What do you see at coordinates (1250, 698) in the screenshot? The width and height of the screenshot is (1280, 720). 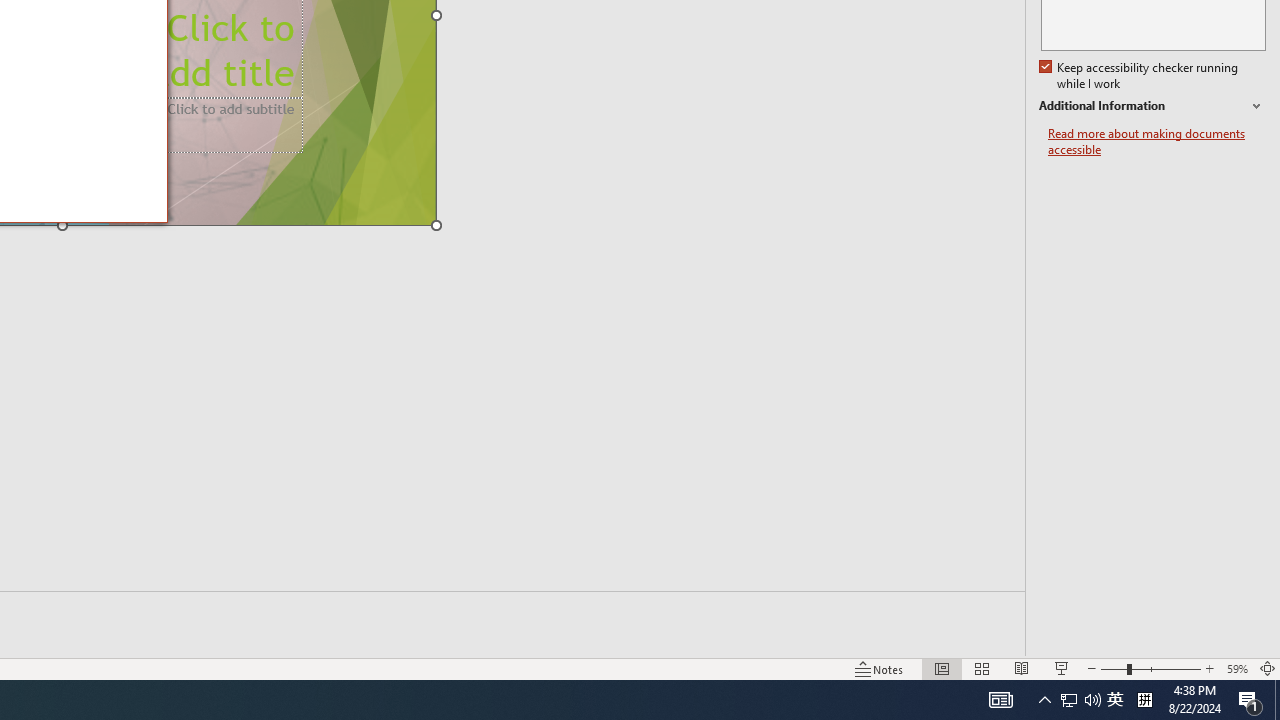 I see `'Action Center, 1 new notification'` at bounding box center [1250, 698].